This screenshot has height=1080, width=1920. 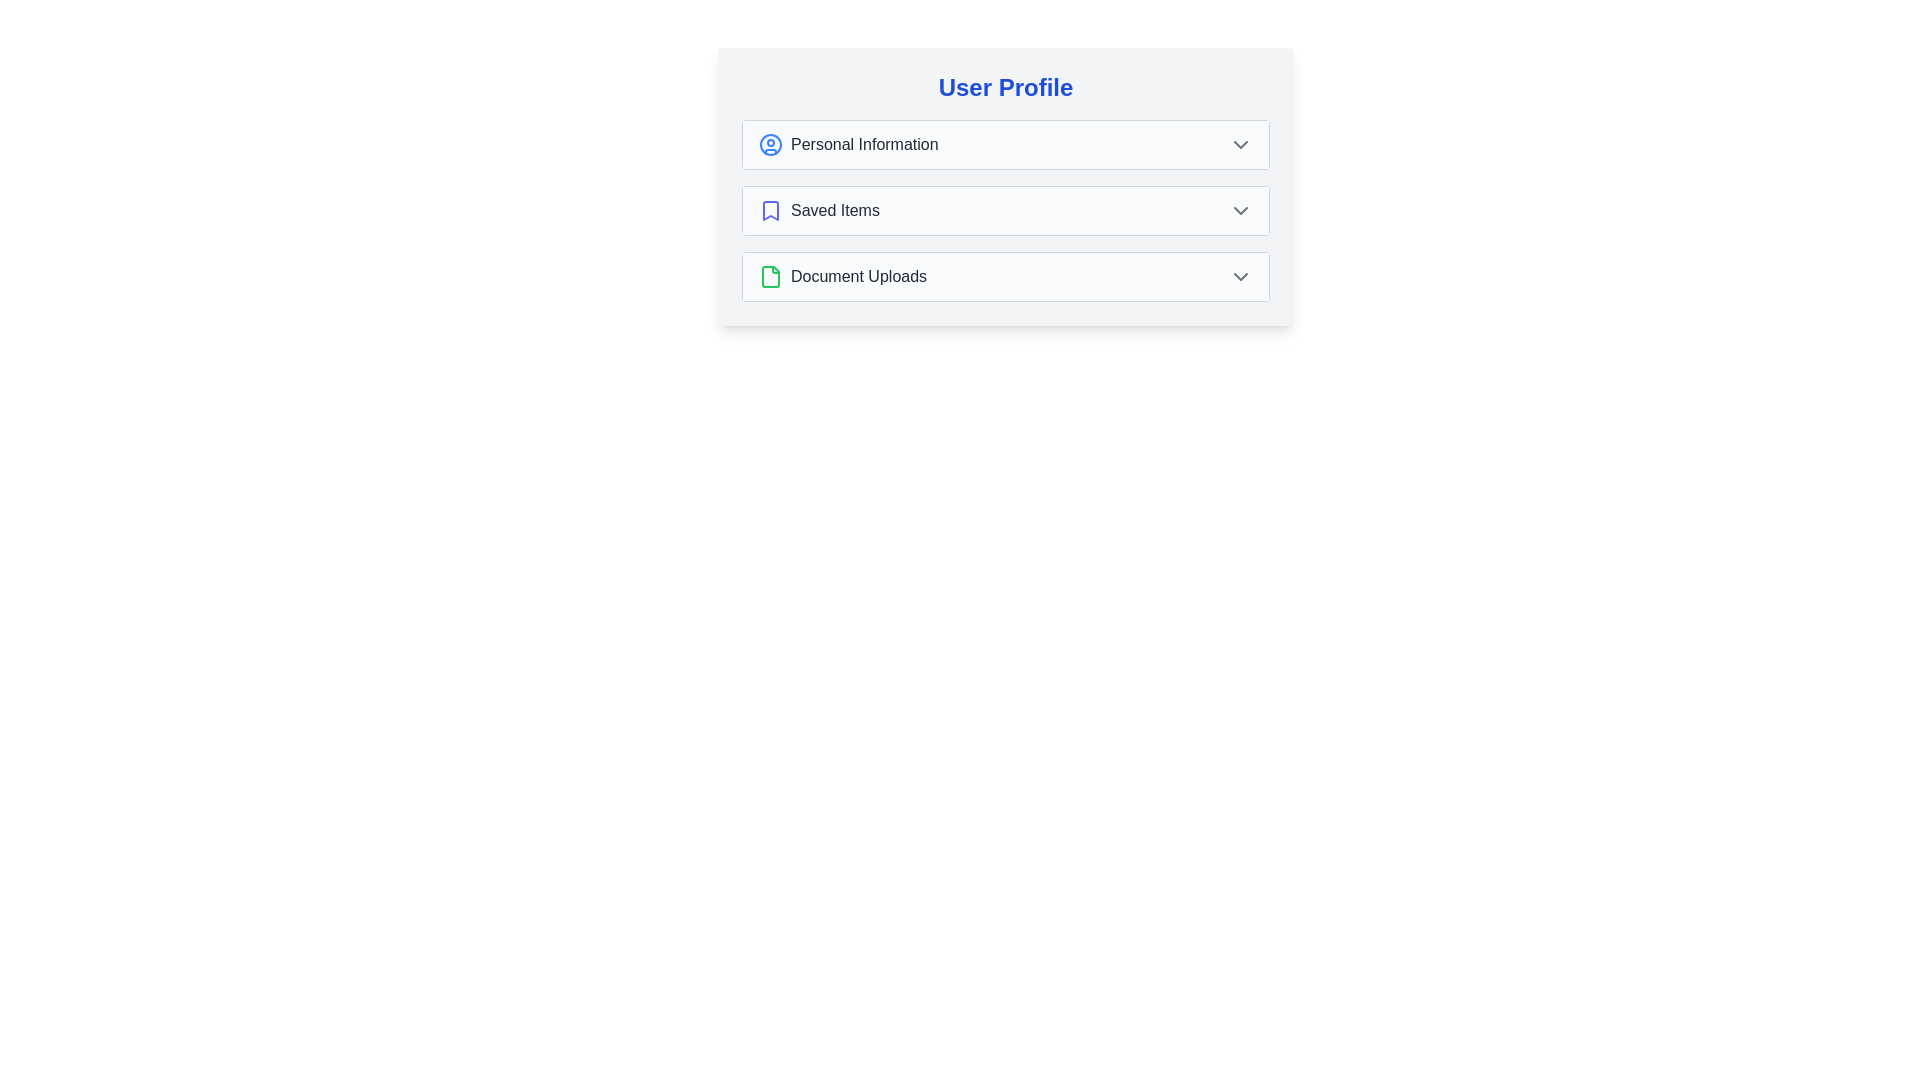 What do you see at coordinates (843, 277) in the screenshot?
I see `on the third menu item under the 'User Profile' section` at bounding box center [843, 277].